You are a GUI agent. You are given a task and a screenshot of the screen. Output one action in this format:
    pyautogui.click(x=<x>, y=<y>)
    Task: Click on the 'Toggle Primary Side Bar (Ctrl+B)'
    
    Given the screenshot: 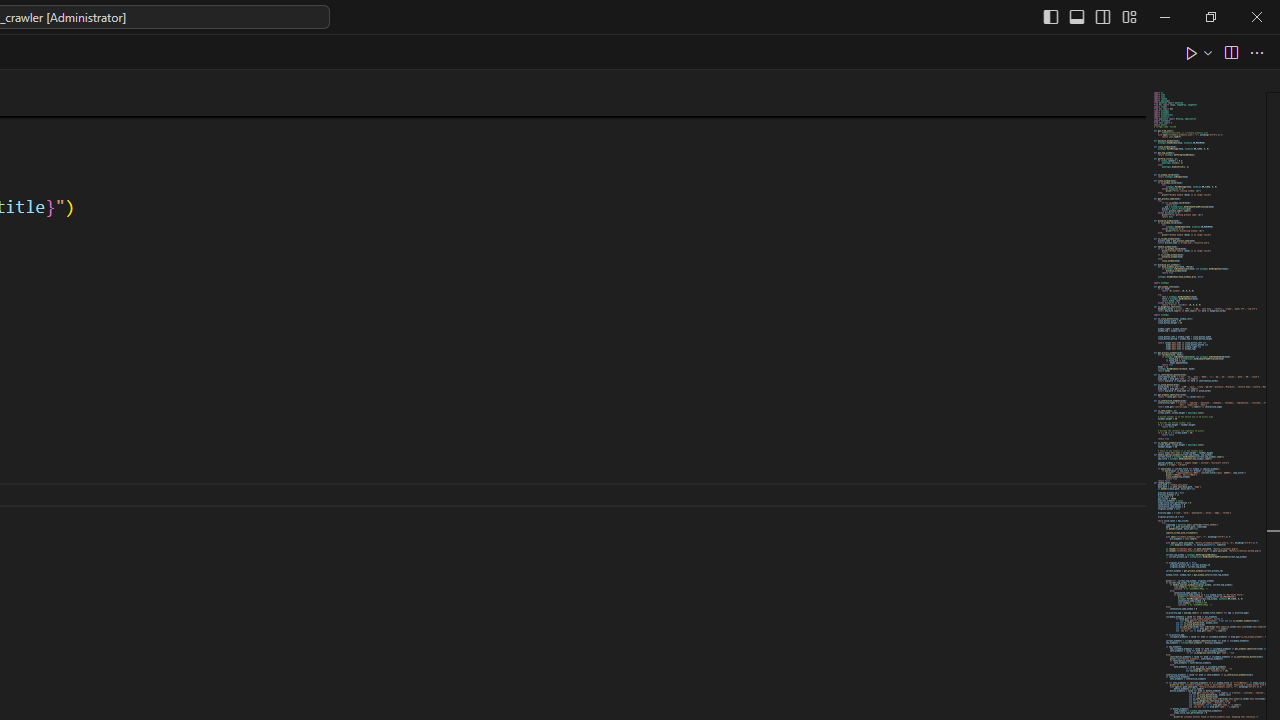 What is the action you would take?
    pyautogui.click(x=1049, y=16)
    